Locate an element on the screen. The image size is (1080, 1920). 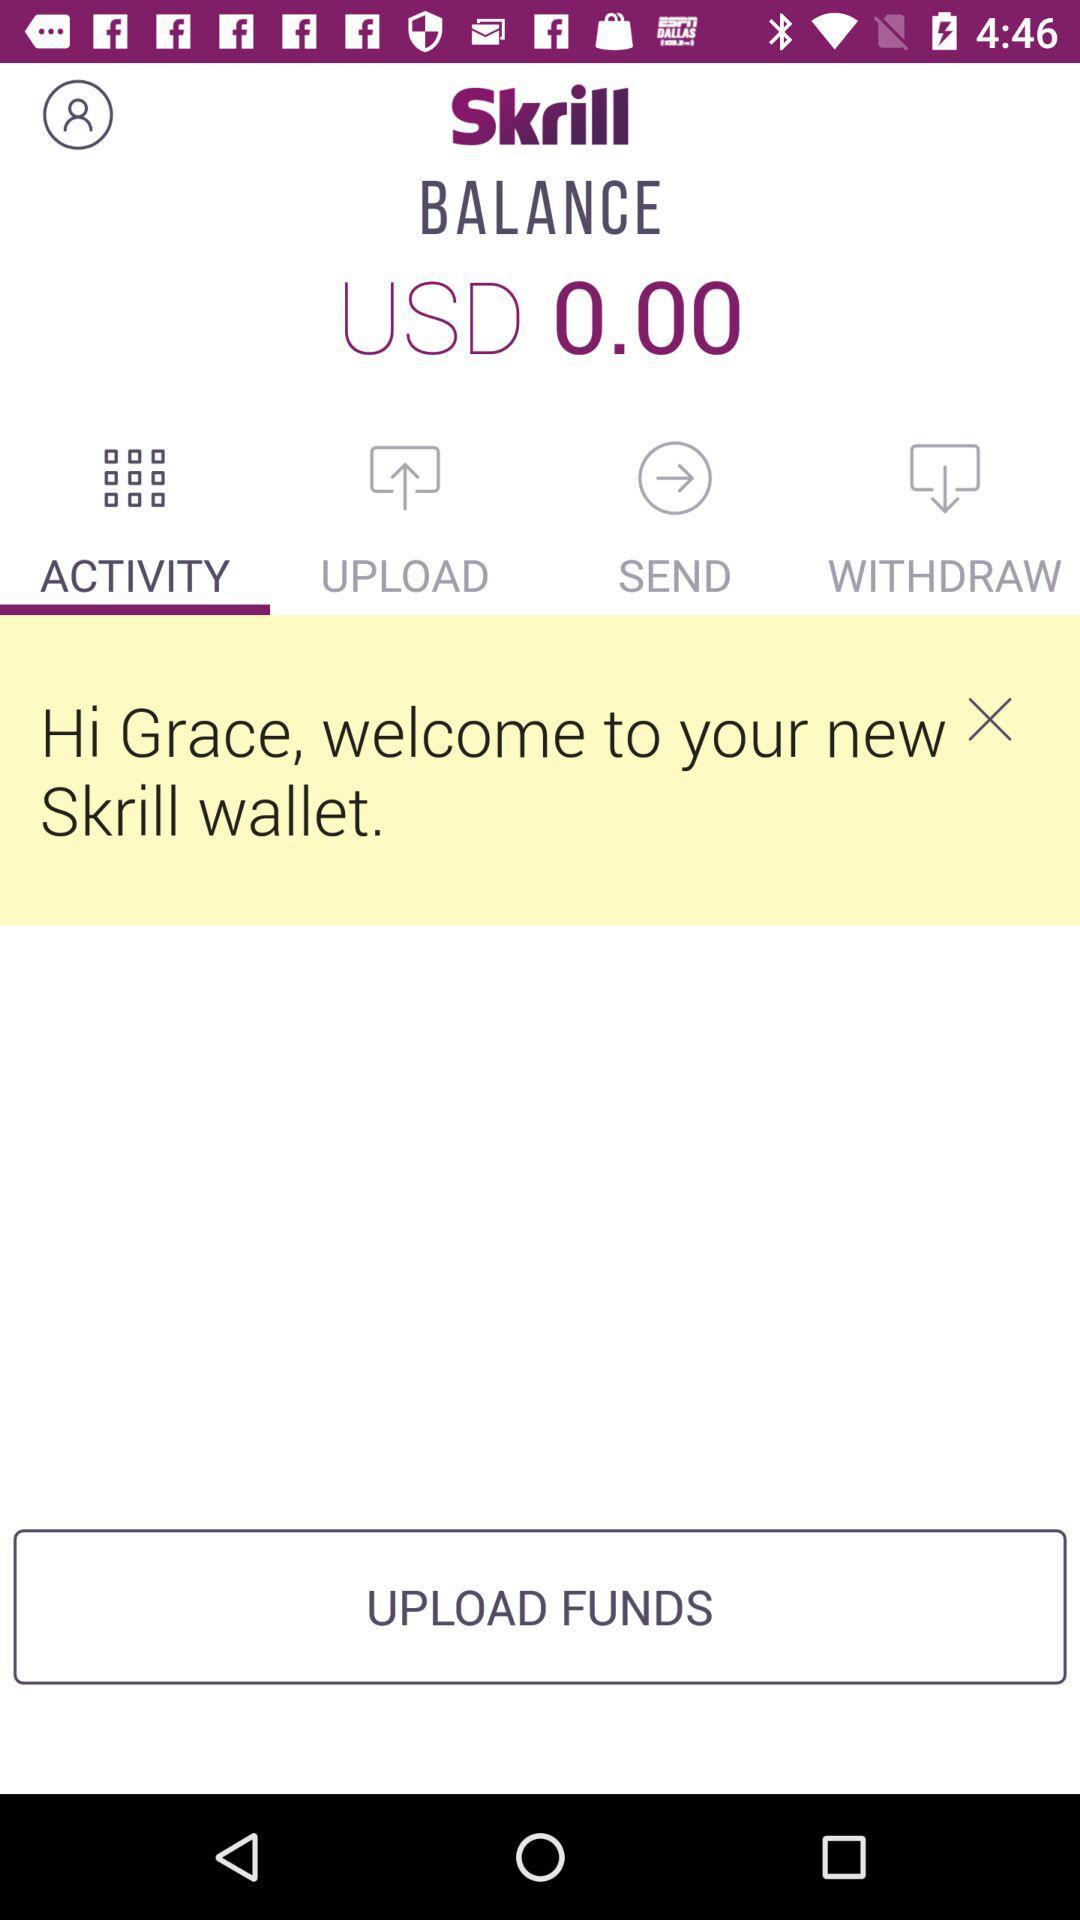
withdraw option is located at coordinates (945, 477).